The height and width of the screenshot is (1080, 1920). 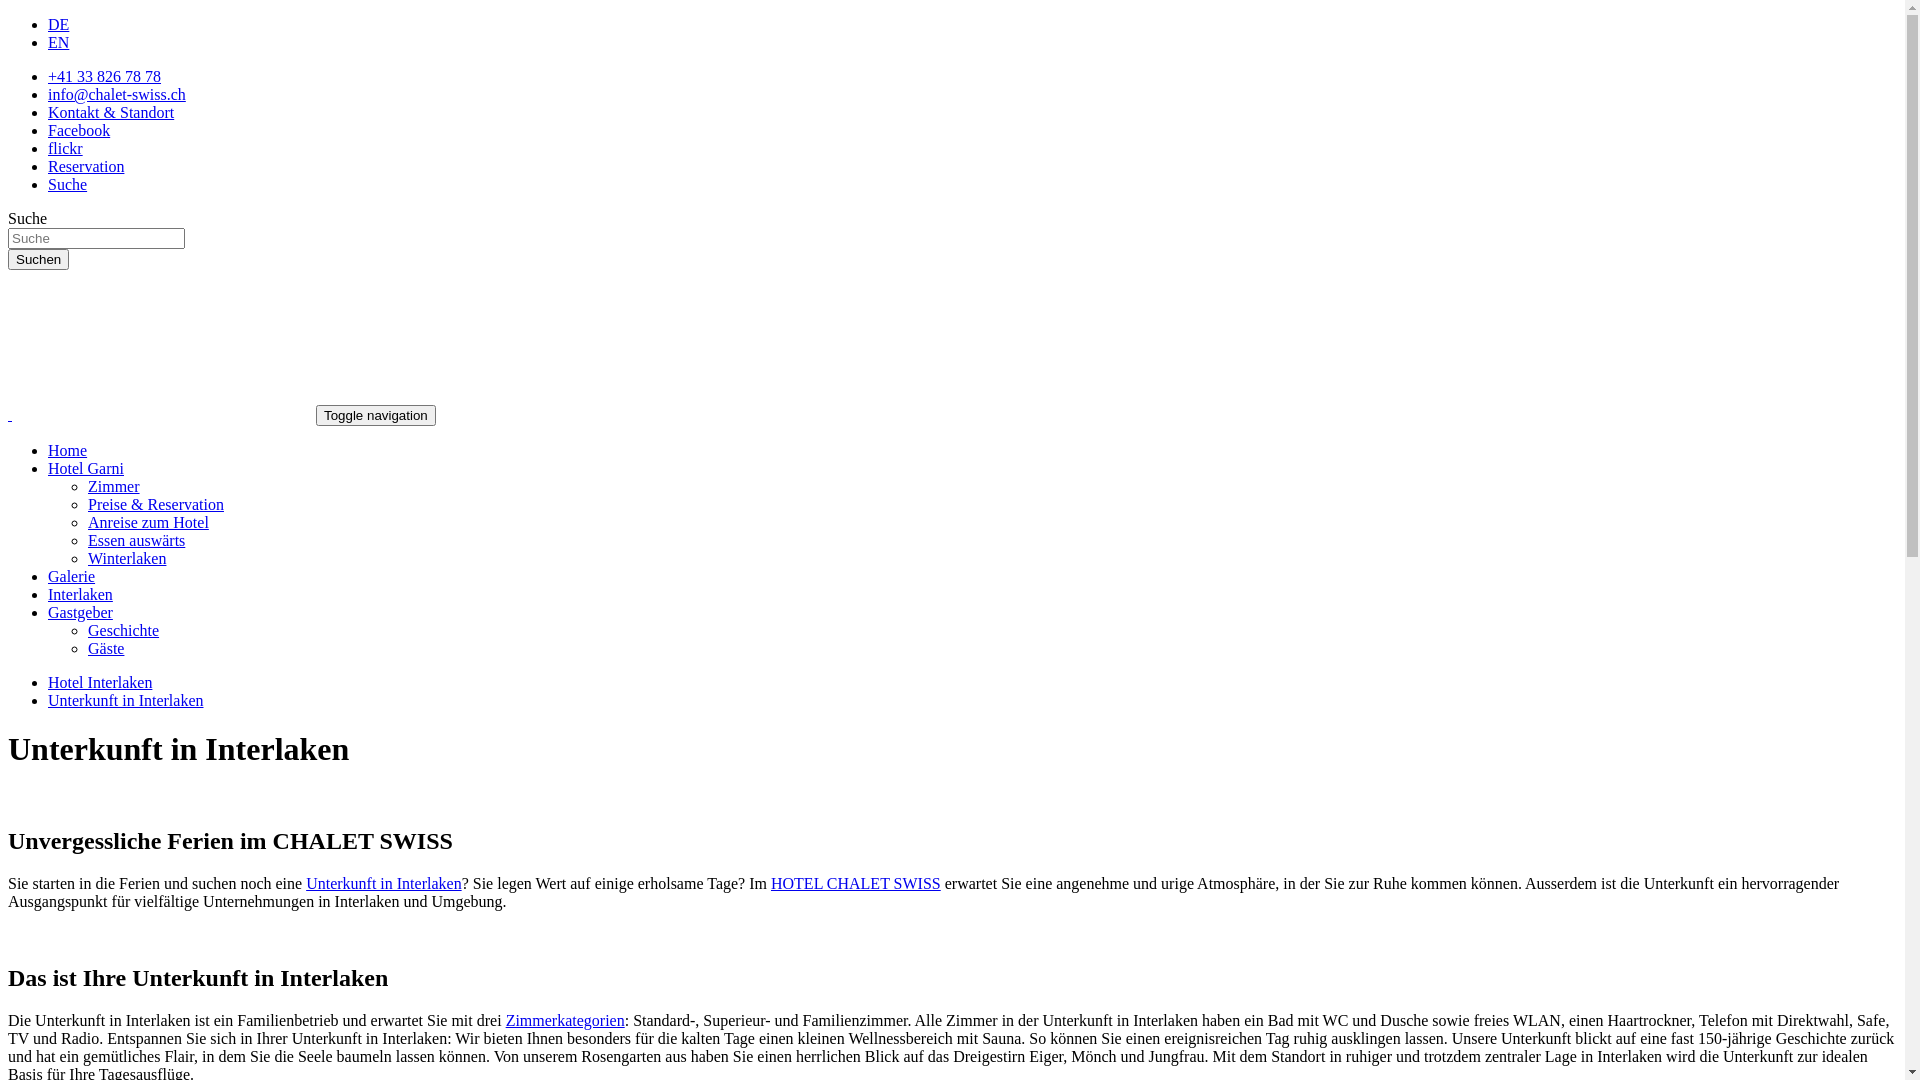 I want to click on 'Geschichte', so click(x=122, y=630).